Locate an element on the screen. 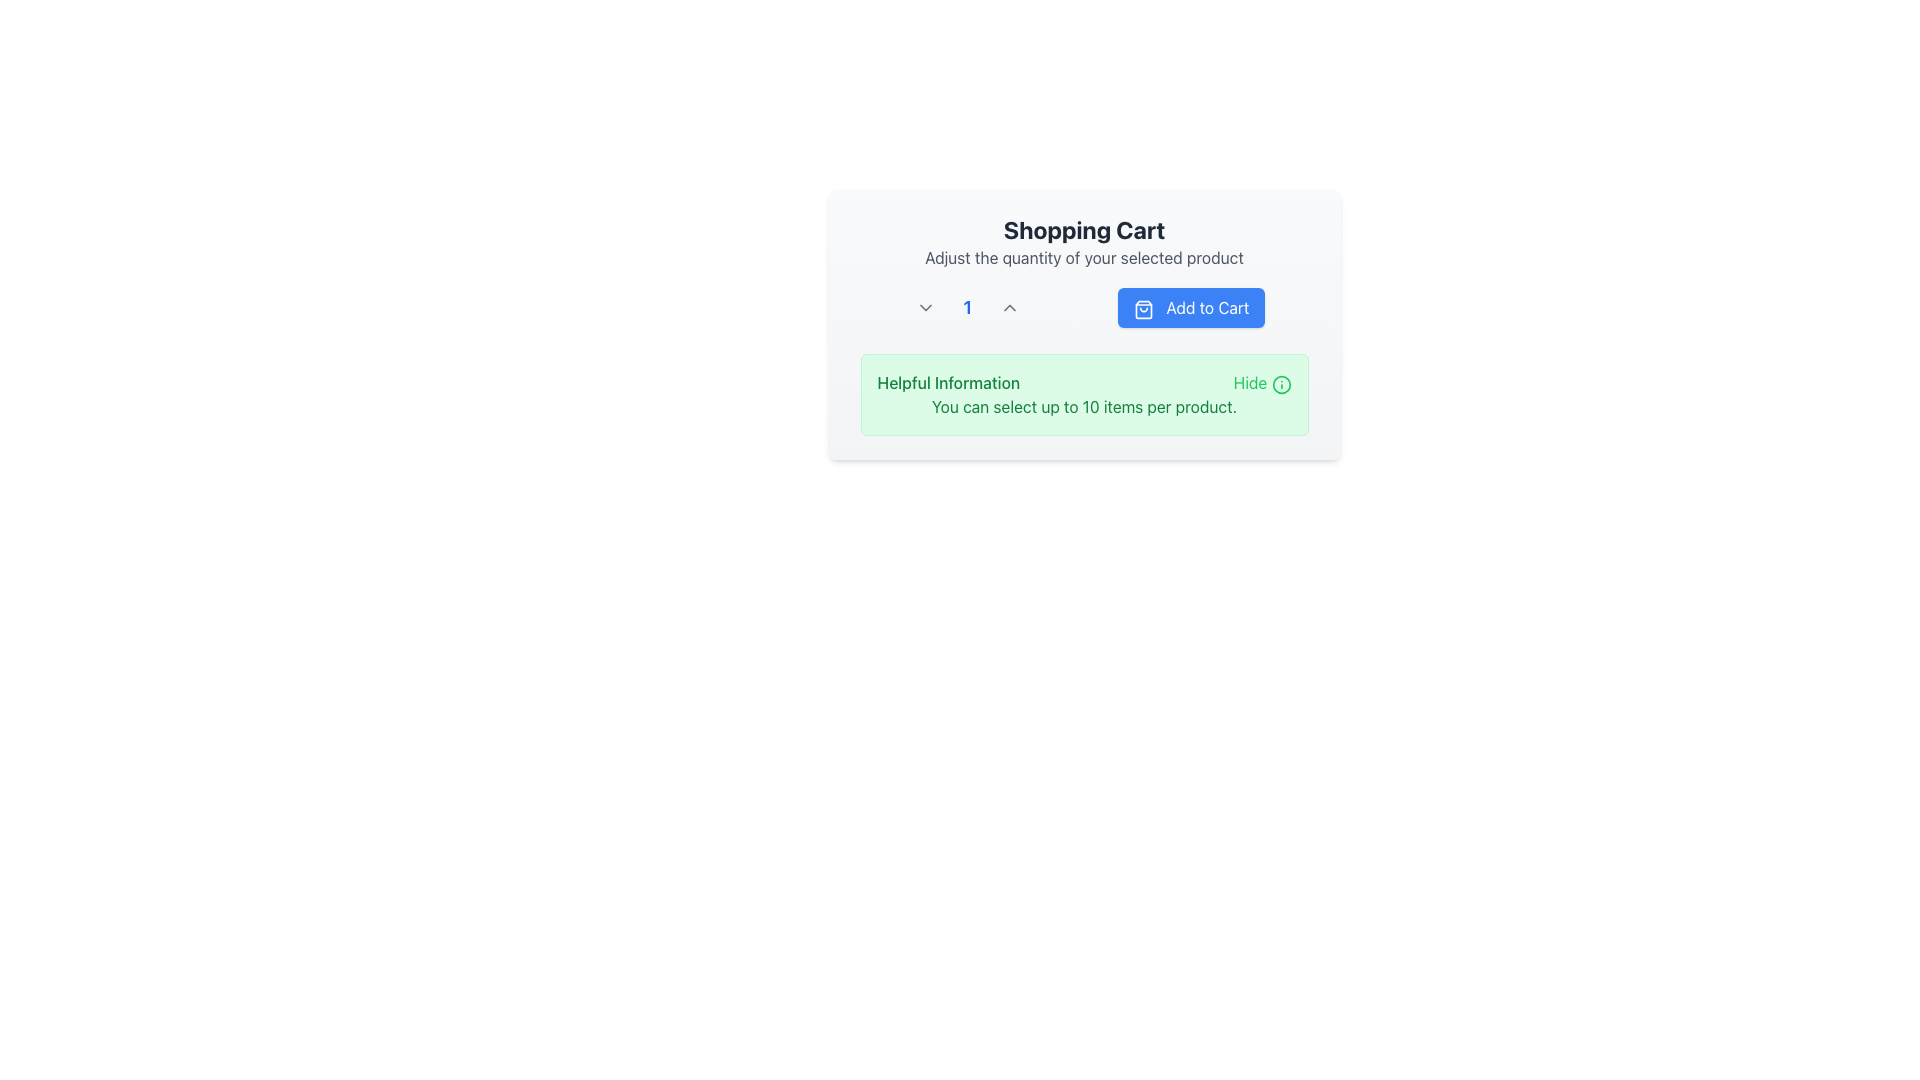 This screenshot has width=1920, height=1080. the shopping bag icon within the 'Add to Cart' button, which has a blue background and white text, located to the left of the label is located at coordinates (1144, 309).